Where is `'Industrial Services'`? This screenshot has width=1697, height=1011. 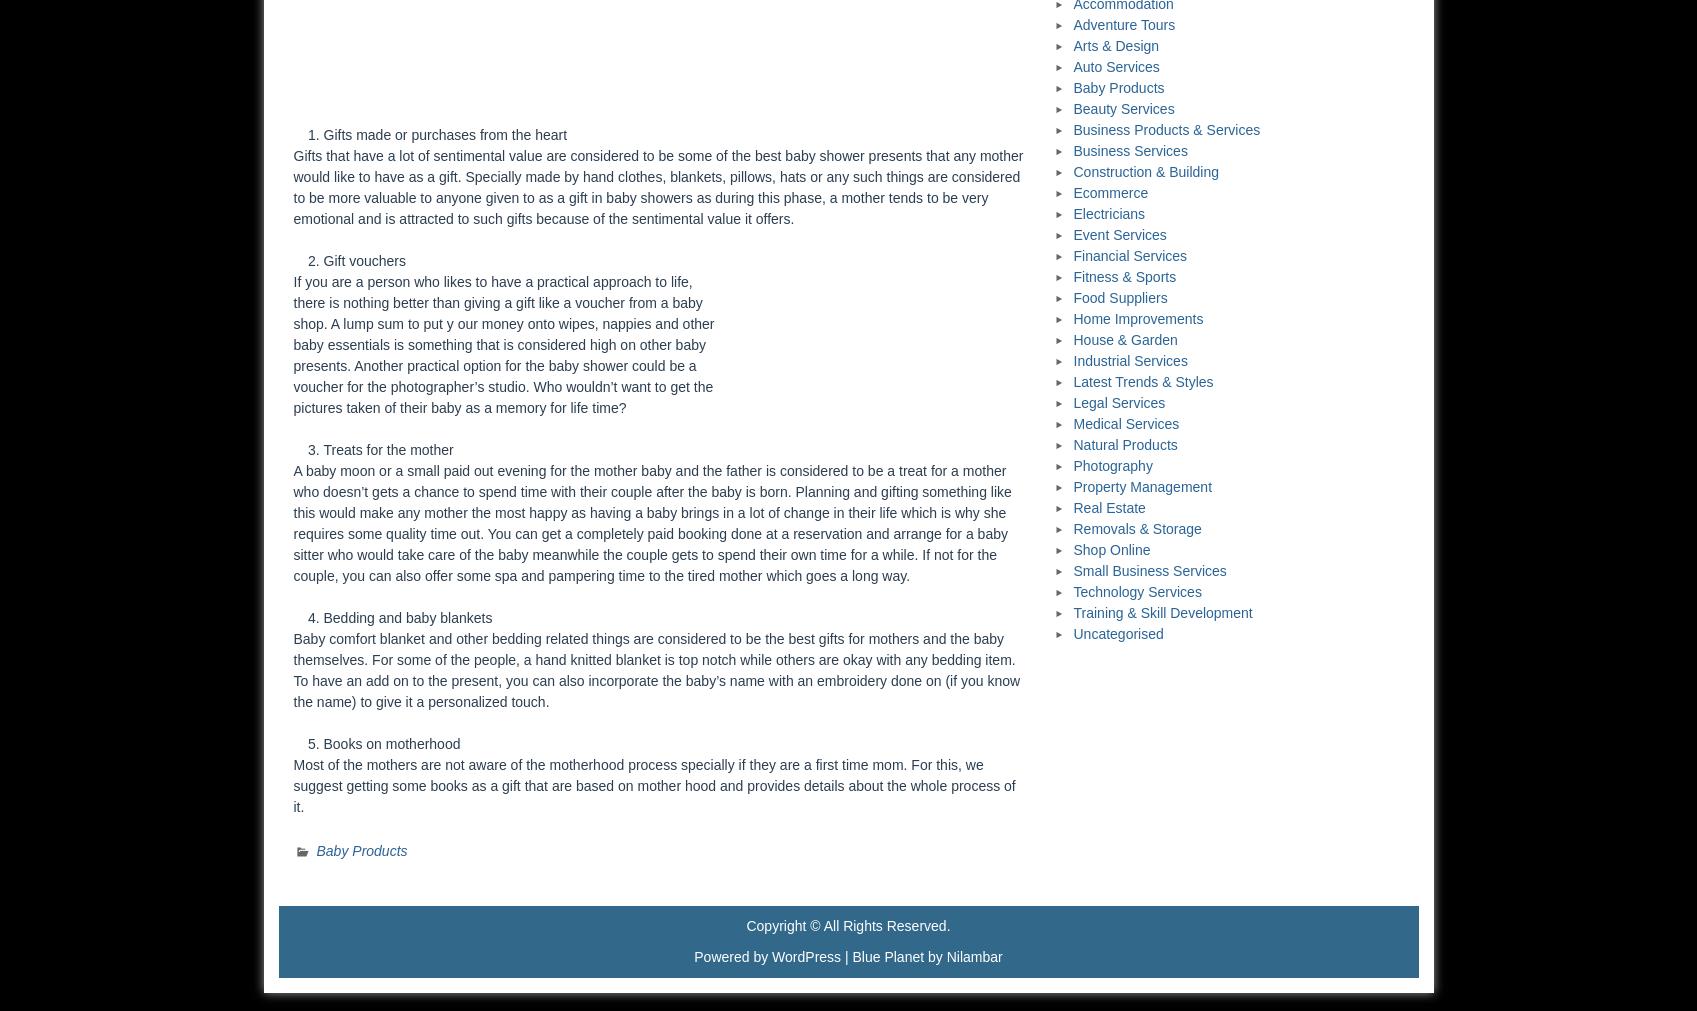 'Industrial Services' is located at coordinates (1130, 359).